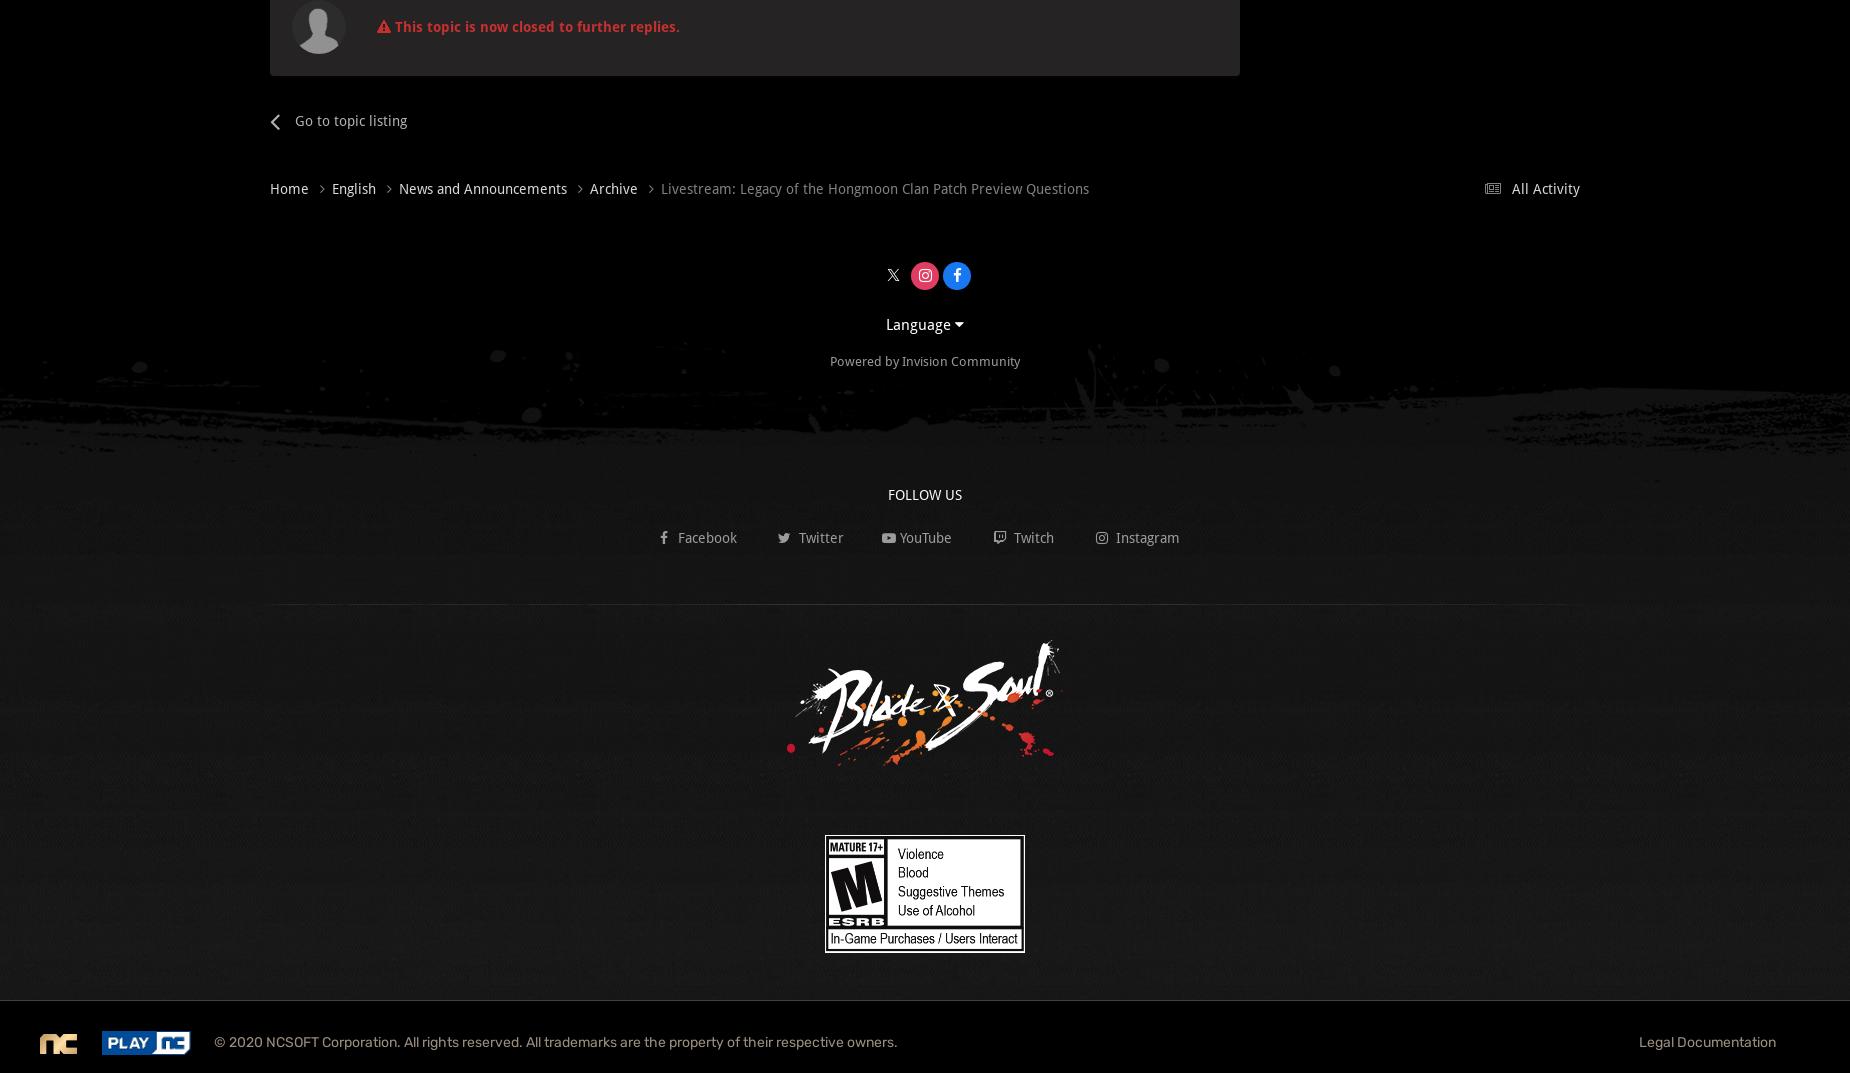 The image size is (1850, 1073). Describe the element at coordinates (290, 187) in the screenshot. I see `'Home'` at that location.